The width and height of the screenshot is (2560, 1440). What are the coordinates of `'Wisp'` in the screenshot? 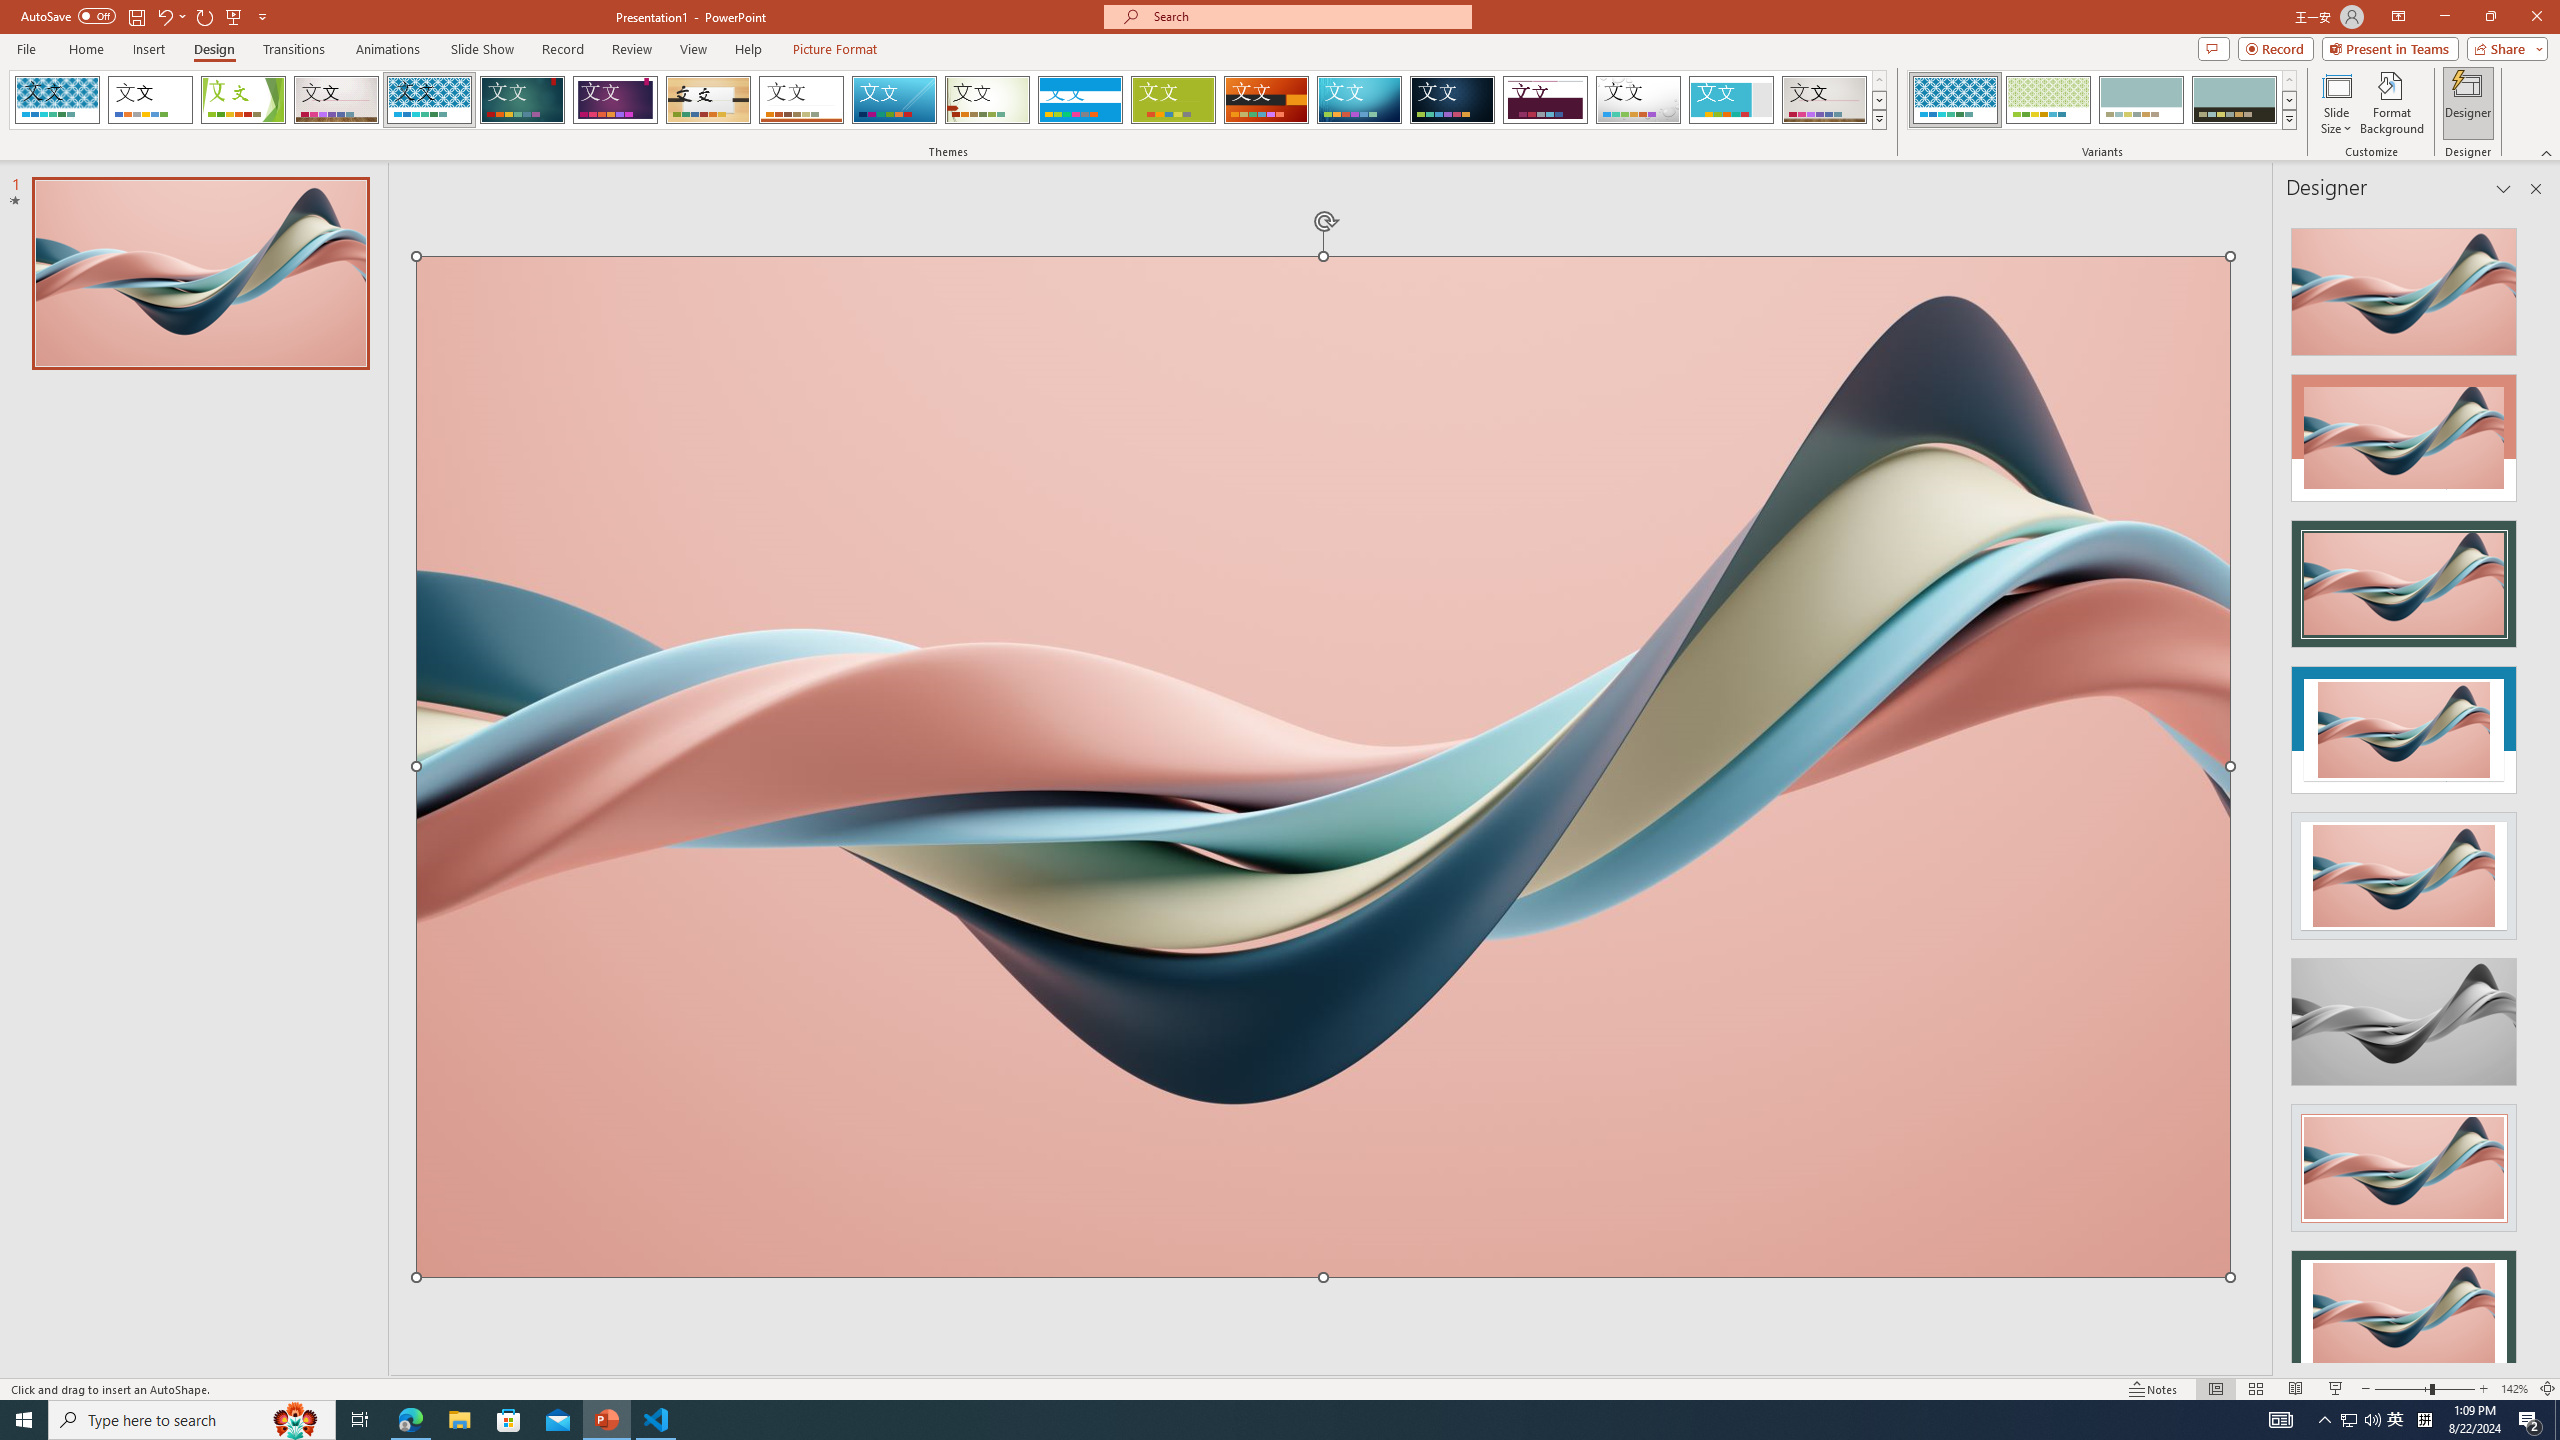 It's located at (987, 99).